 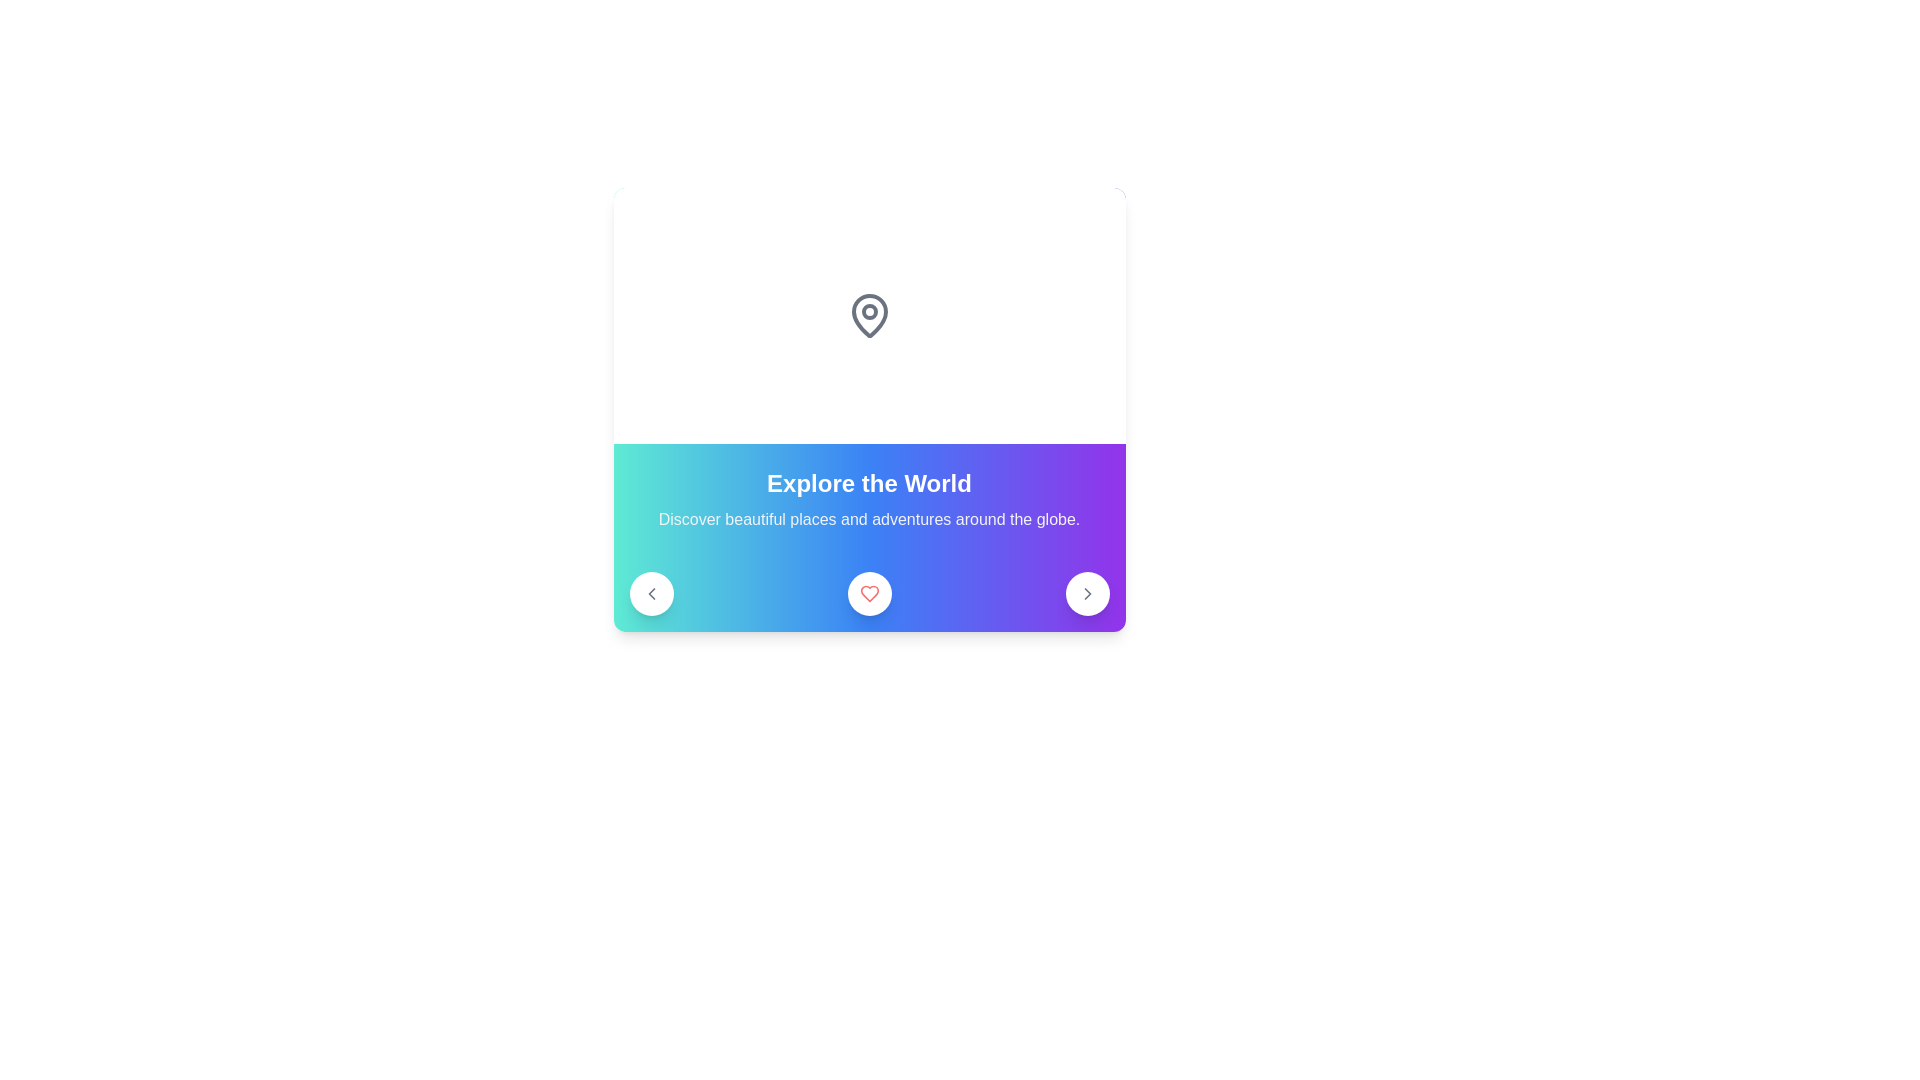 What do you see at coordinates (651, 593) in the screenshot?
I see `the leftmost navigation button` at bounding box center [651, 593].